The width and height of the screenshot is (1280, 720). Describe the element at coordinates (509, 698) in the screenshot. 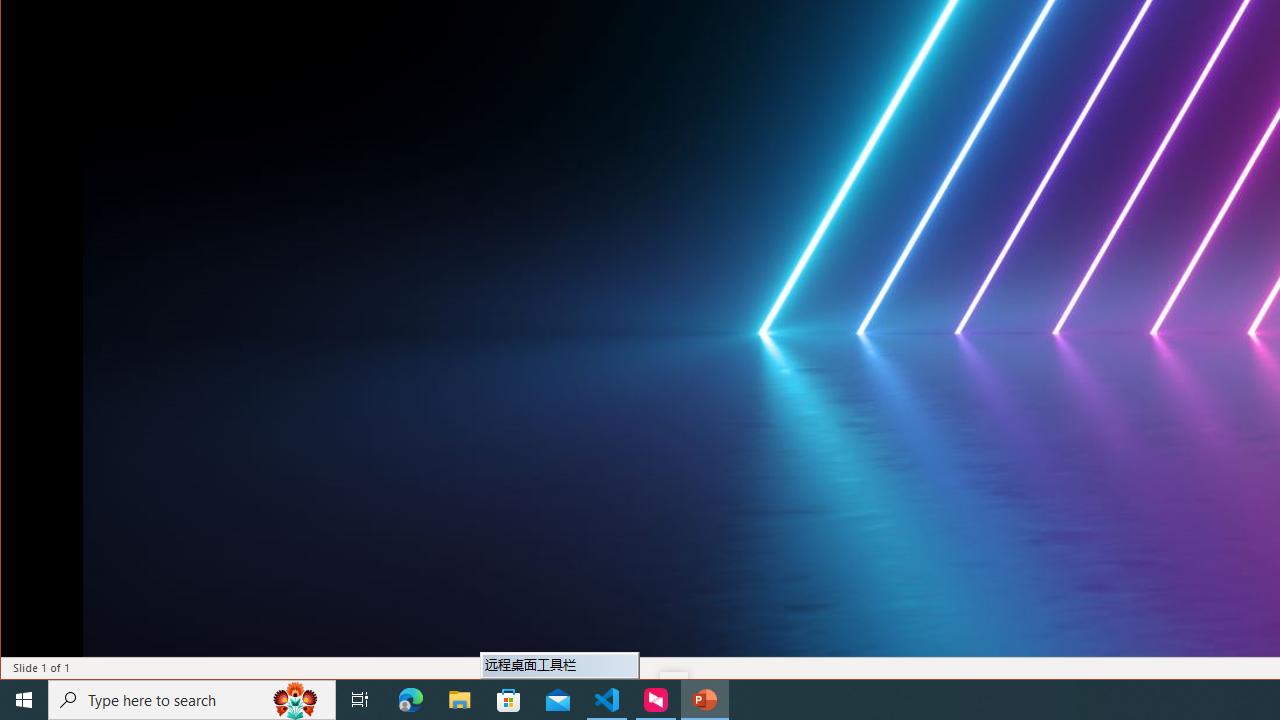

I see `'Microsoft Store'` at that location.